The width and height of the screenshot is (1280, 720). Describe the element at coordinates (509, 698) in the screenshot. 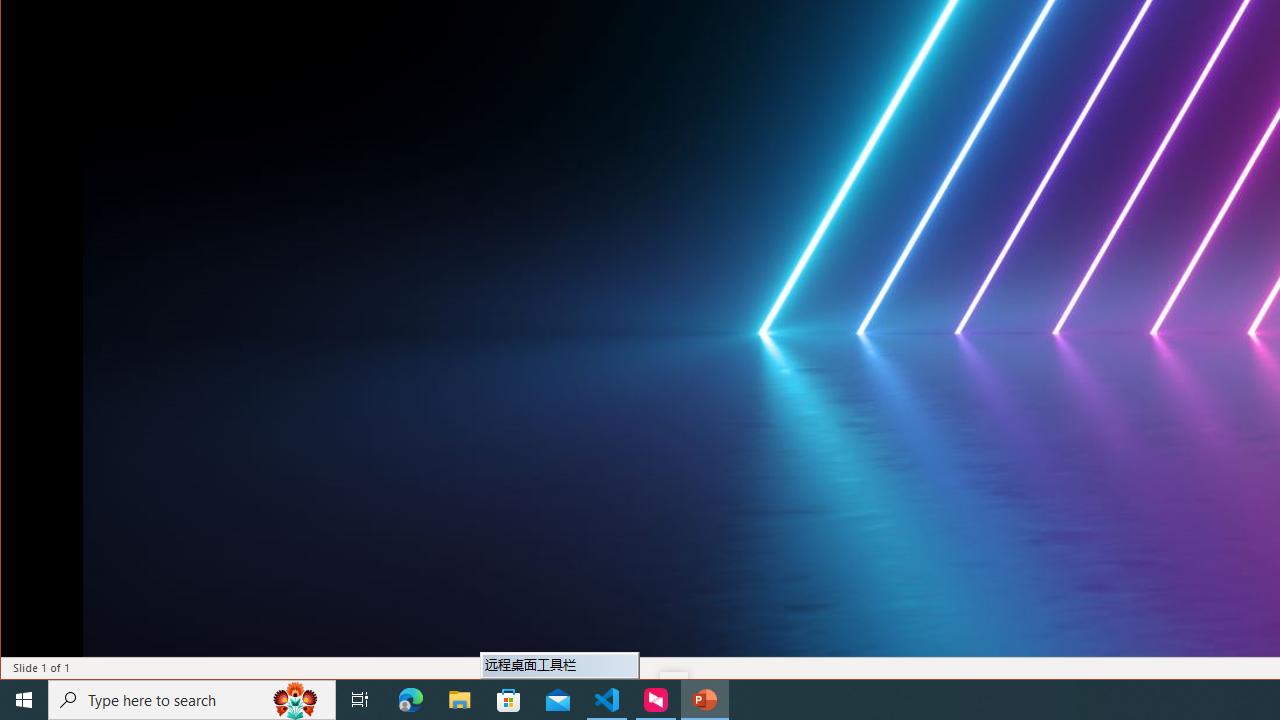

I see `'Microsoft Store'` at that location.